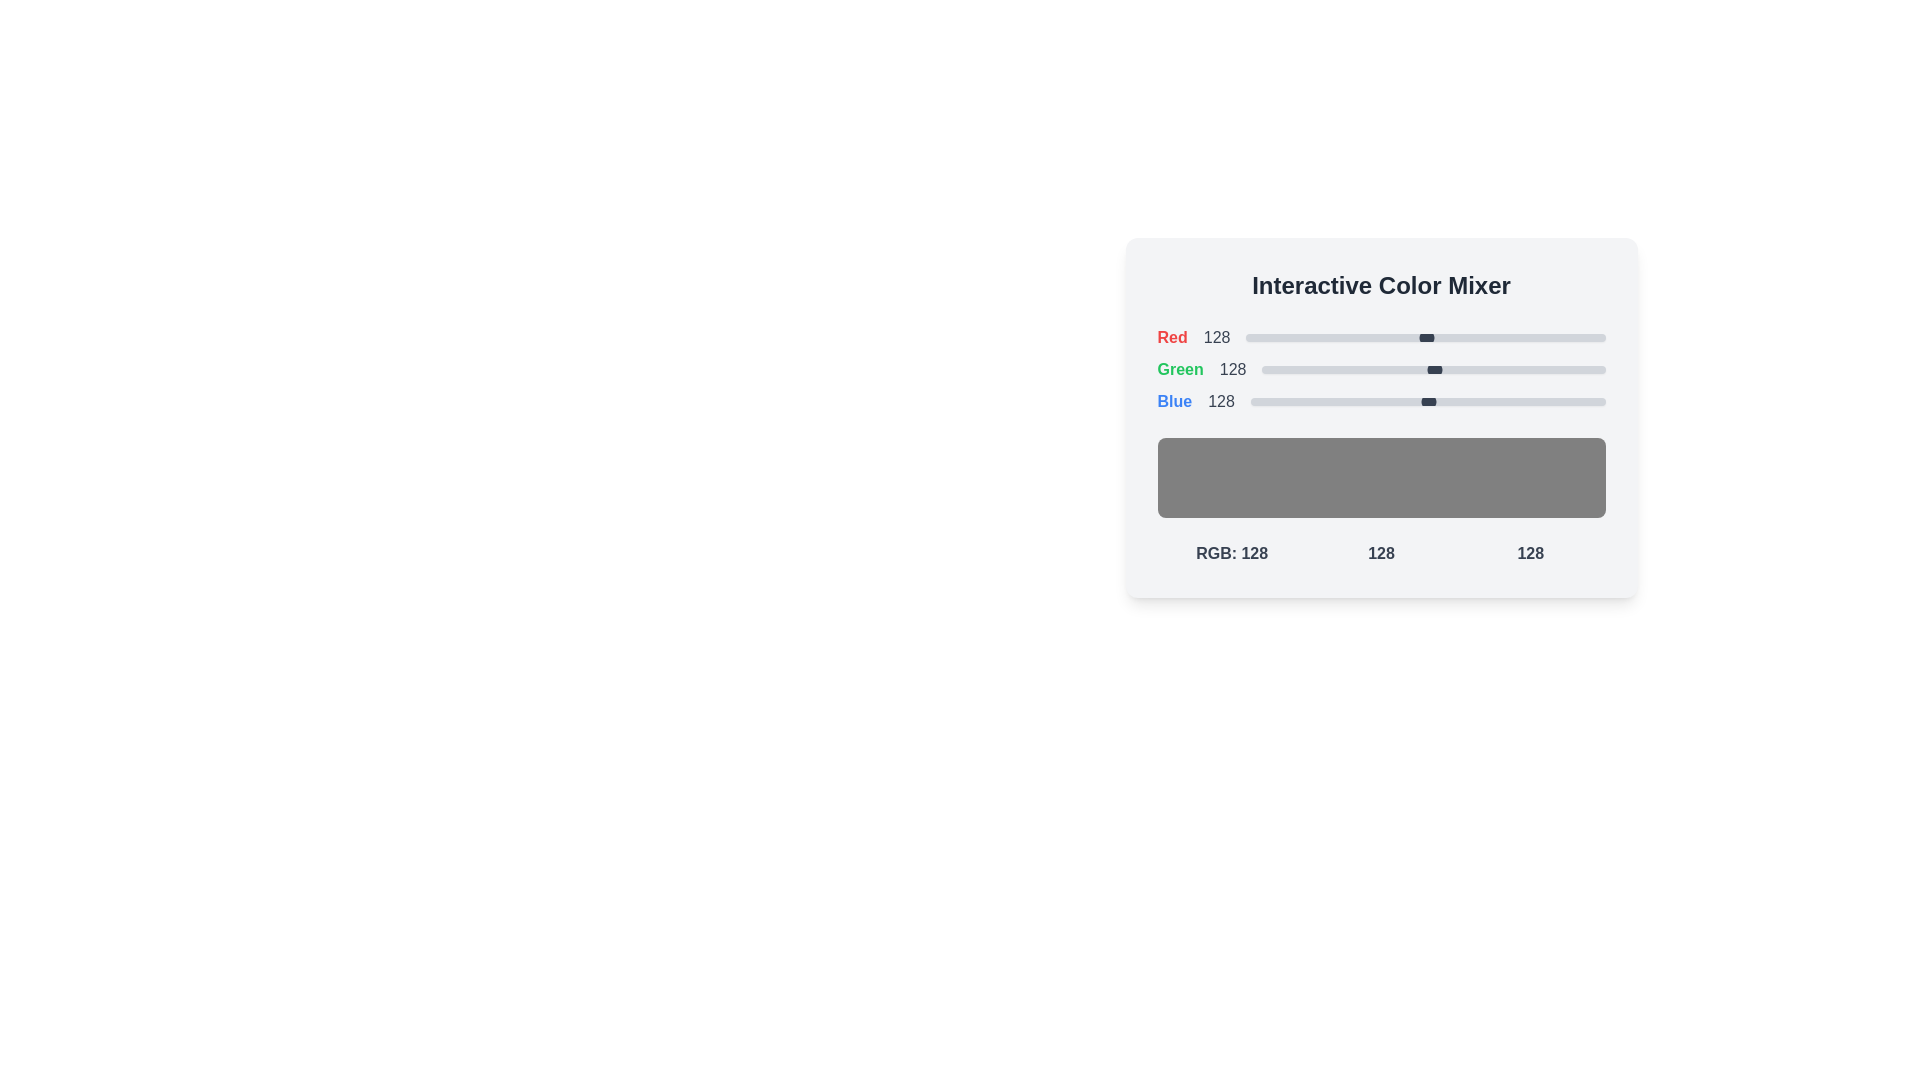 The height and width of the screenshot is (1080, 1920). What do you see at coordinates (1562, 370) in the screenshot?
I see `the green color intensity` at bounding box center [1562, 370].